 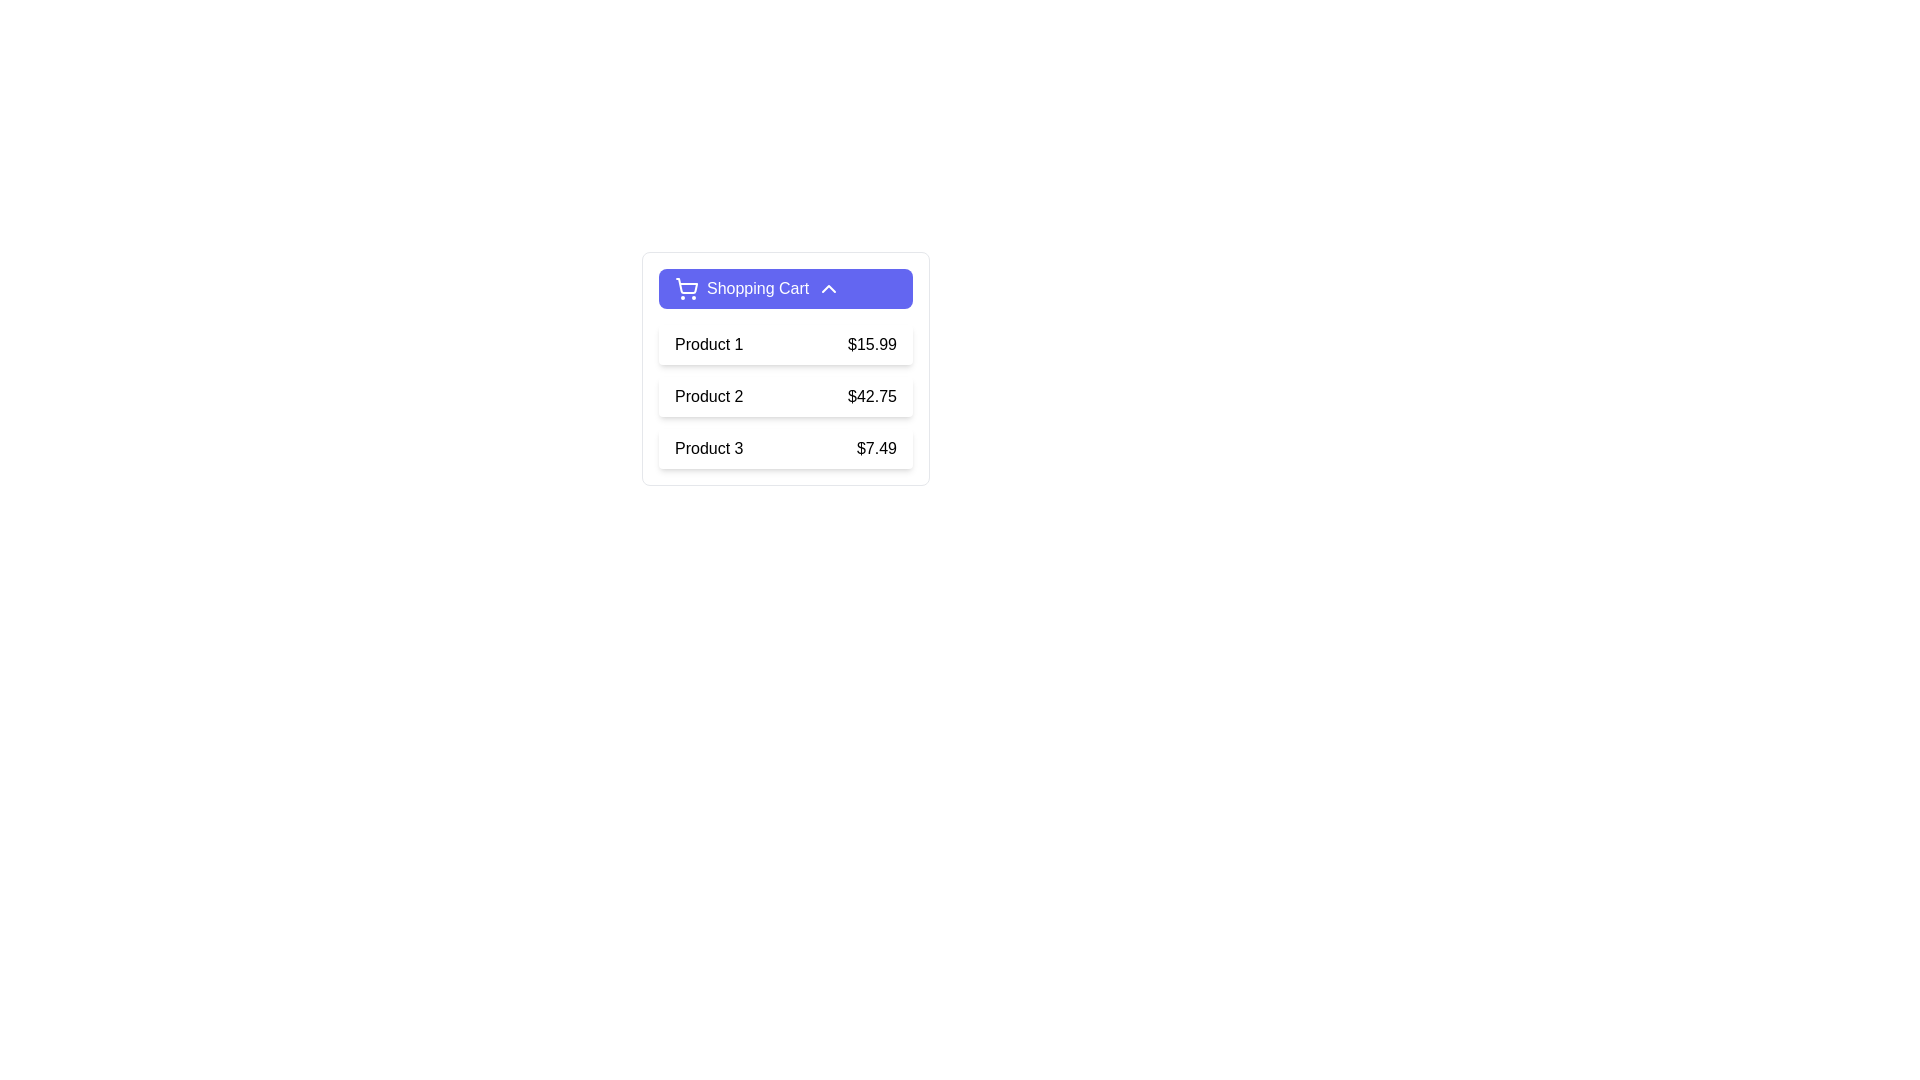 What do you see at coordinates (785, 397) in the screenshot?
I see `to select the product card displaying 'Product 2' with price '$42.75' in the Shopping Cart list` at bounding box center [785, 397].